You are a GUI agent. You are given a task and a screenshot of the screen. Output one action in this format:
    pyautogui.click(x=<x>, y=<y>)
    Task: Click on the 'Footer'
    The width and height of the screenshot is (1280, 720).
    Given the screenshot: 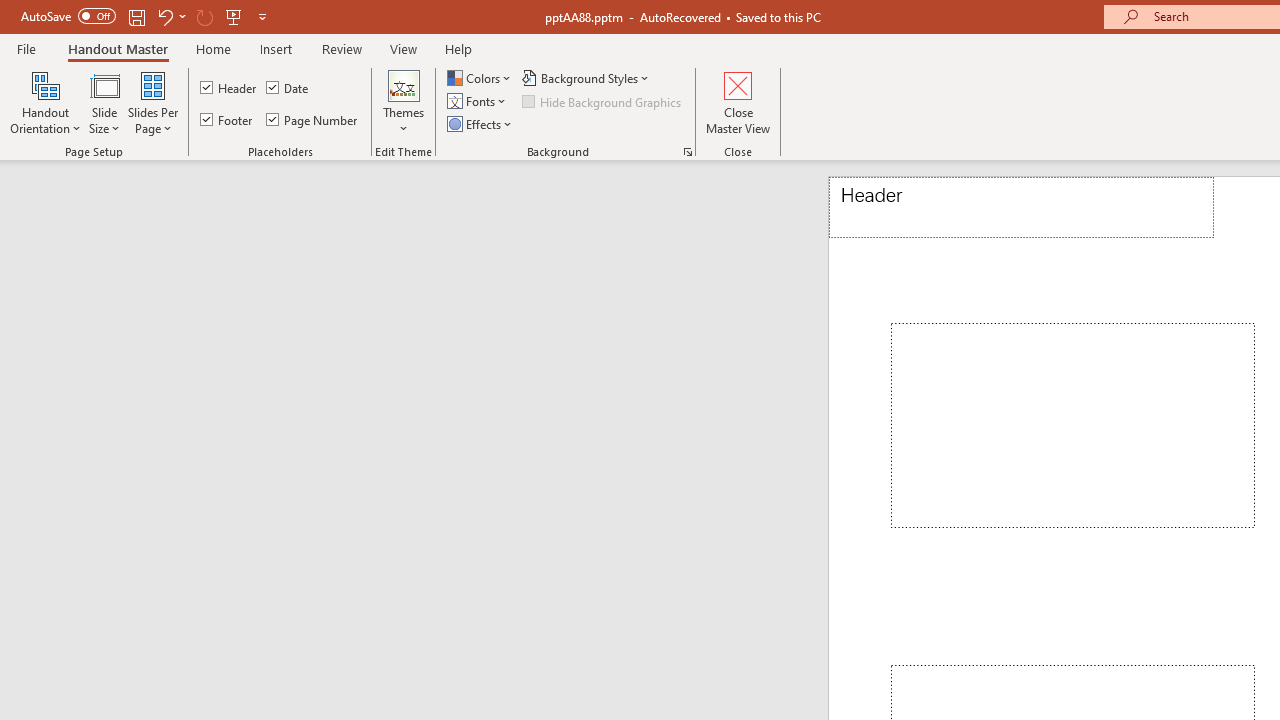 What is the action you would take?
    pyautogui.click(x=227, y=119)
    